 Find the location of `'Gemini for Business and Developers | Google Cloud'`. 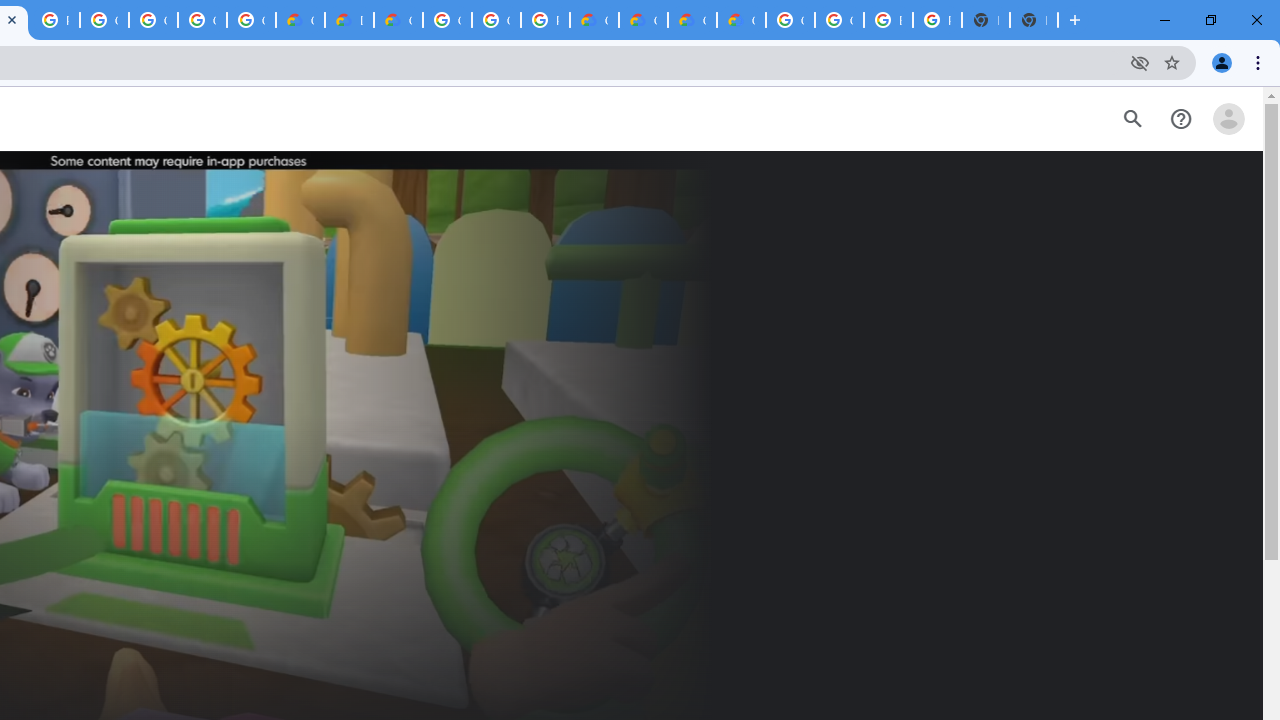

'Gemini for Business and Developers | Google Cloud' is located at coordinates (398, 20).